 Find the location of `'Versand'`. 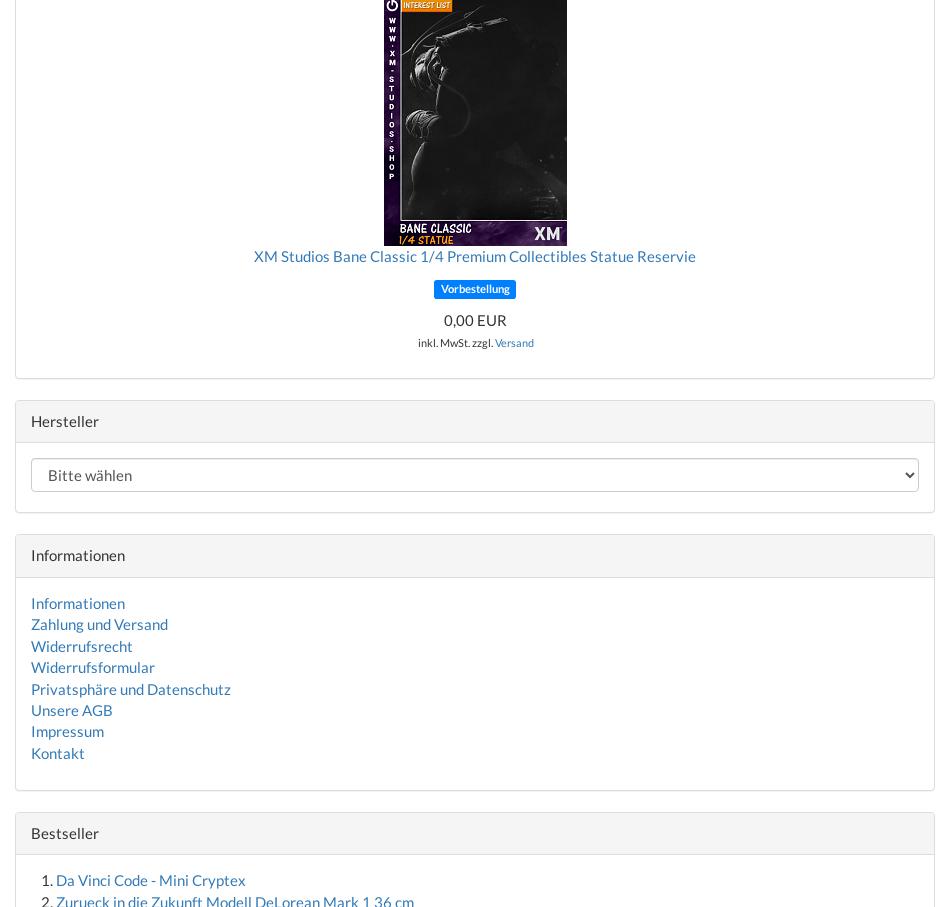

'Versand' is located at coordinates (514, 341).